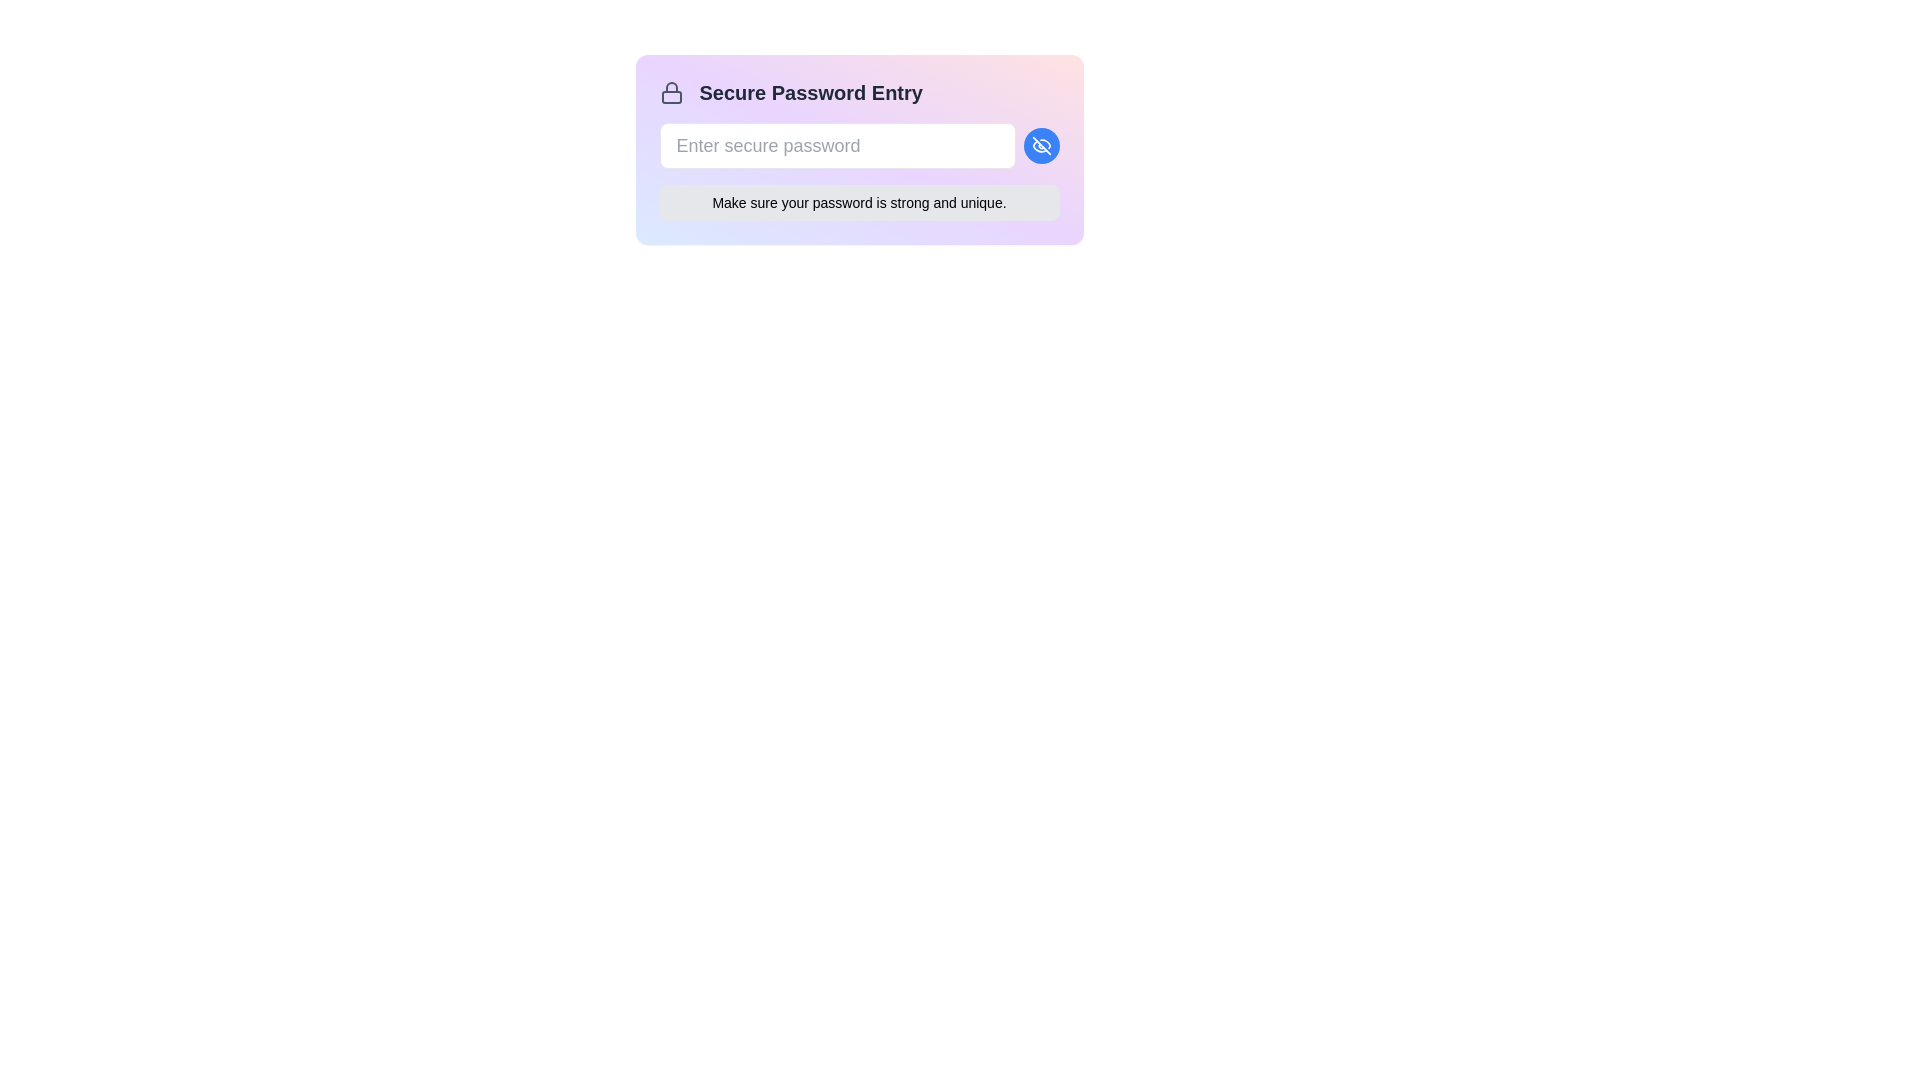 The width and height of the screenshot is (1920, 1080). What do you see at coordinates (859, 203) in the screenshot?
I see `the static text element that provides guidance for creating a secure and unique password, located near the bottom of the secure password entry module` at bounding box center [859, 203].